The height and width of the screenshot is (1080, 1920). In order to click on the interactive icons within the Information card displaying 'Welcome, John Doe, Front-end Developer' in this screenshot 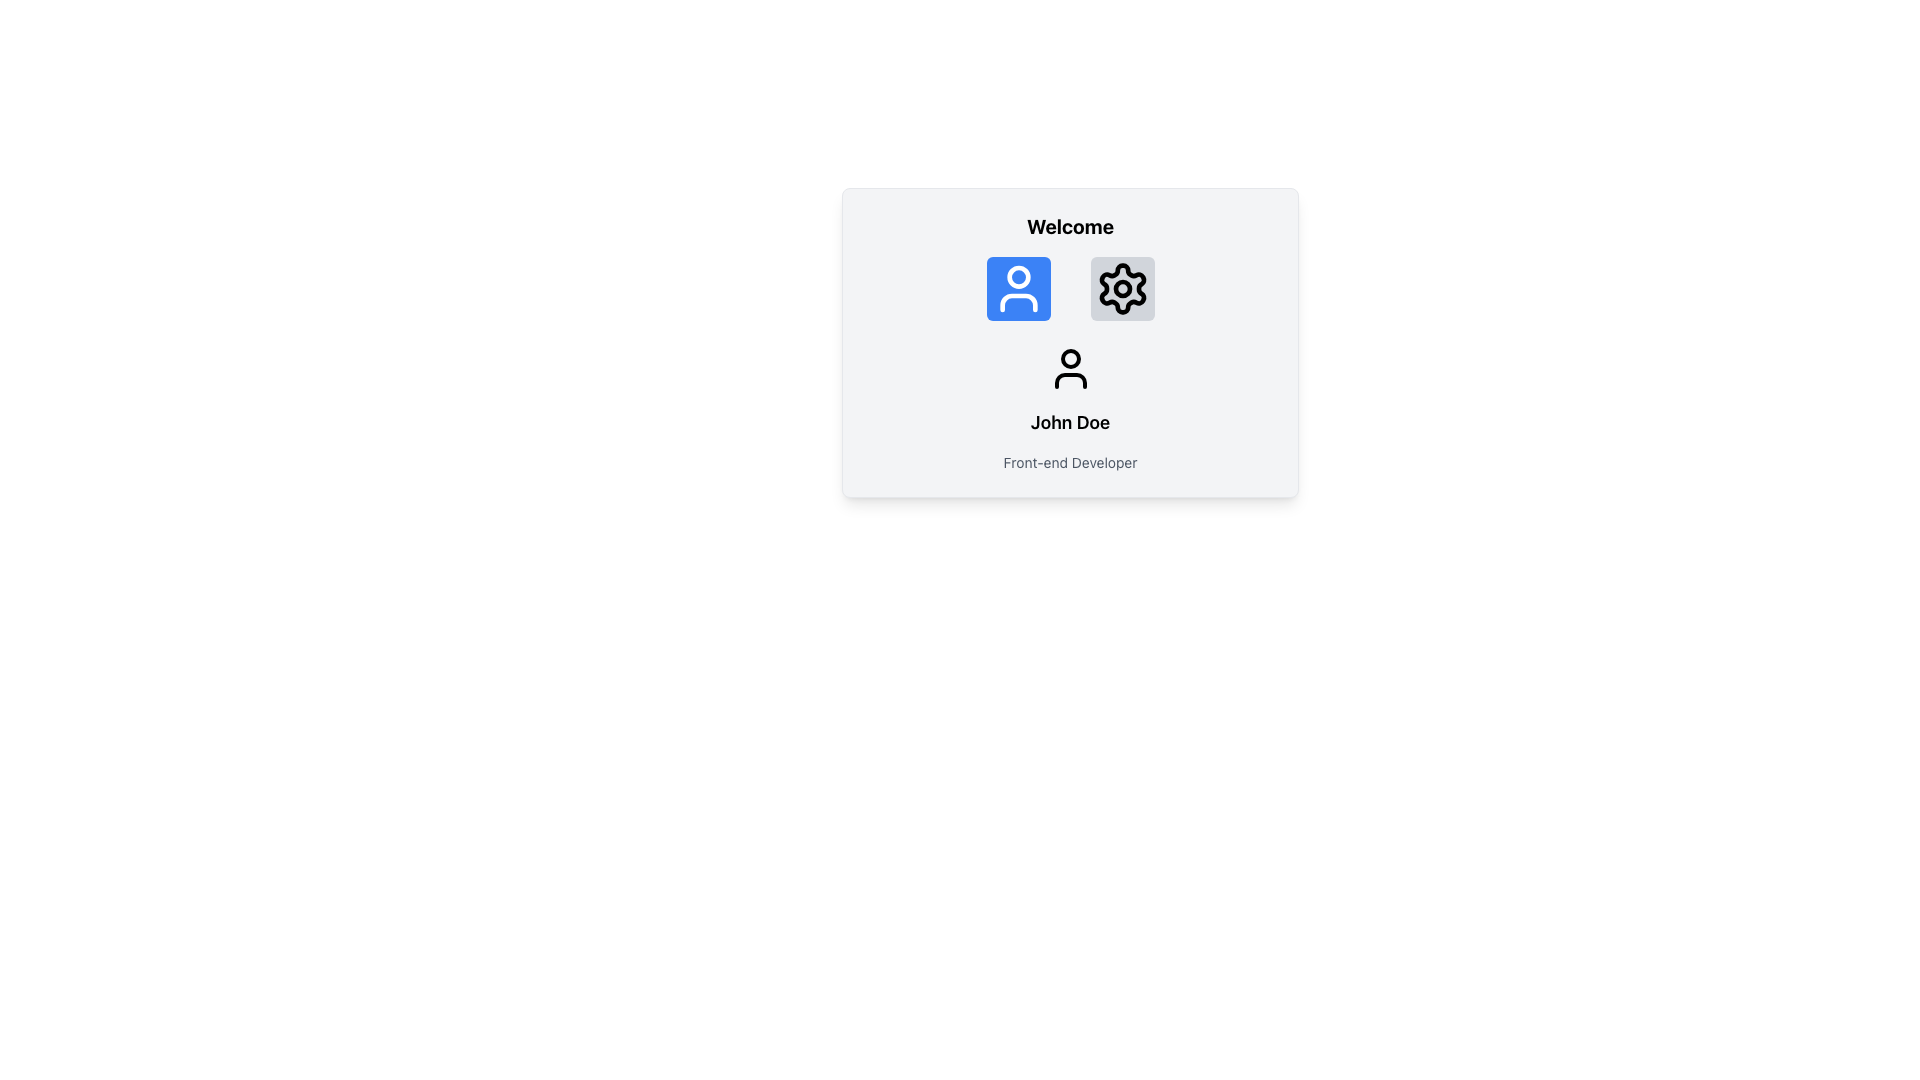, I will do `click(1069, 342)`.